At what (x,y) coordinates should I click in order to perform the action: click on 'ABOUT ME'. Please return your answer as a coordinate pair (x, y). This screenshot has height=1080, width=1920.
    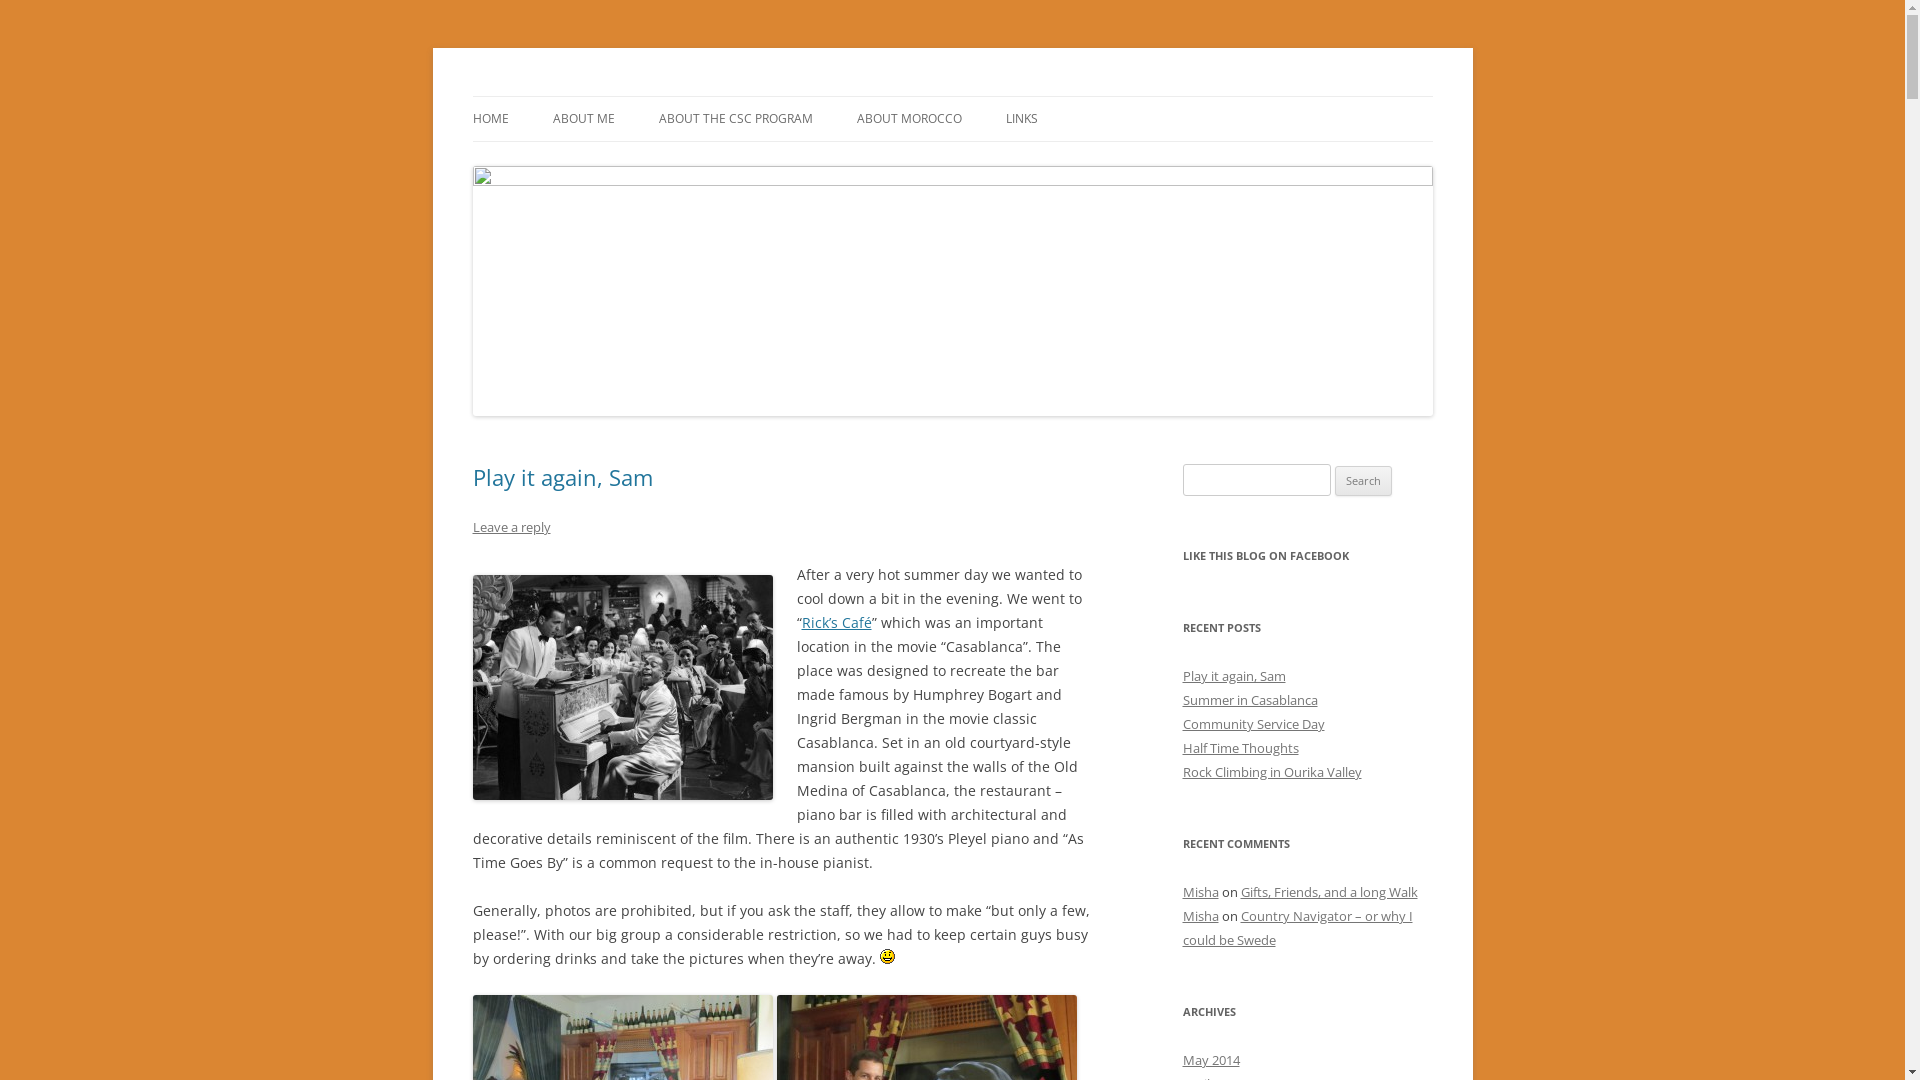
    Looking at the image, I should click on (552, 119).